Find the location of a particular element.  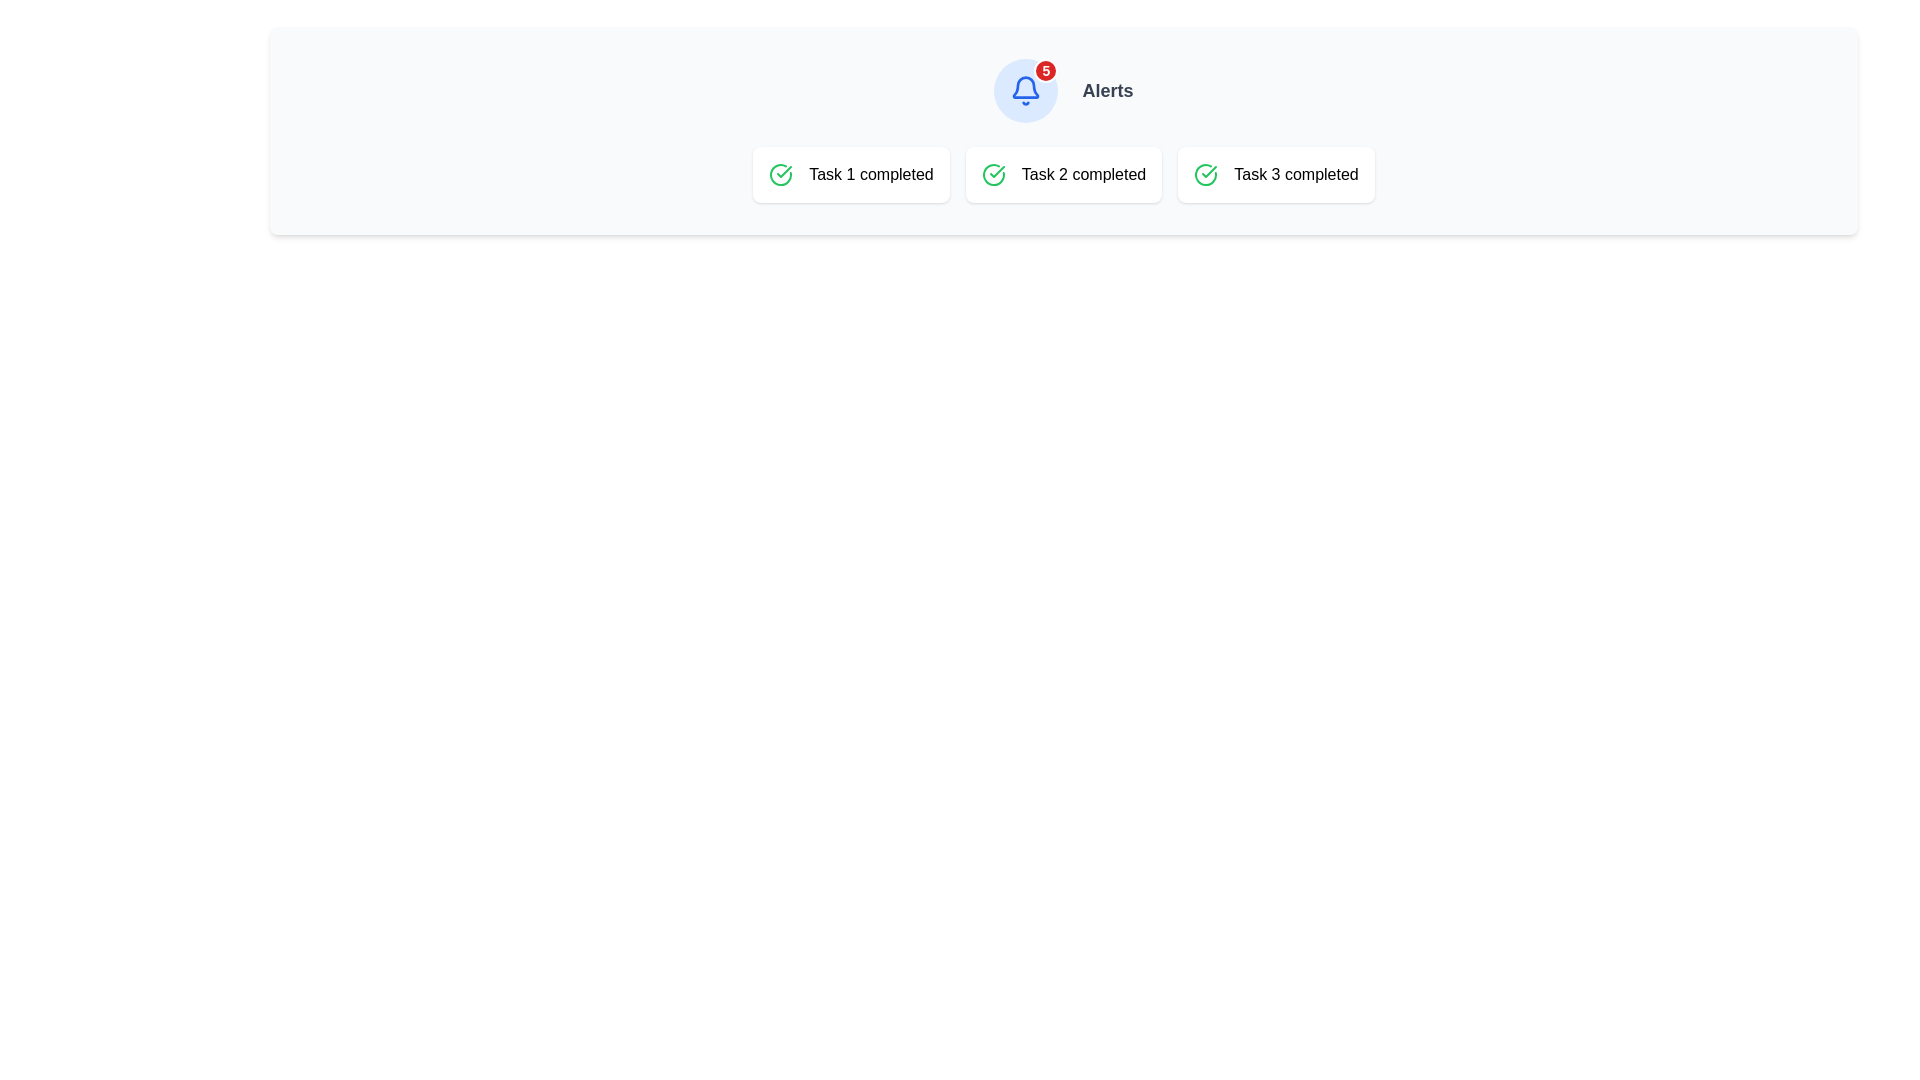

the Information card that displays 'Task 2 completed', which features a green circular checkmark icon and bold text, positioned centrally in the top region of the interface is located at coordinates (1063, 173).